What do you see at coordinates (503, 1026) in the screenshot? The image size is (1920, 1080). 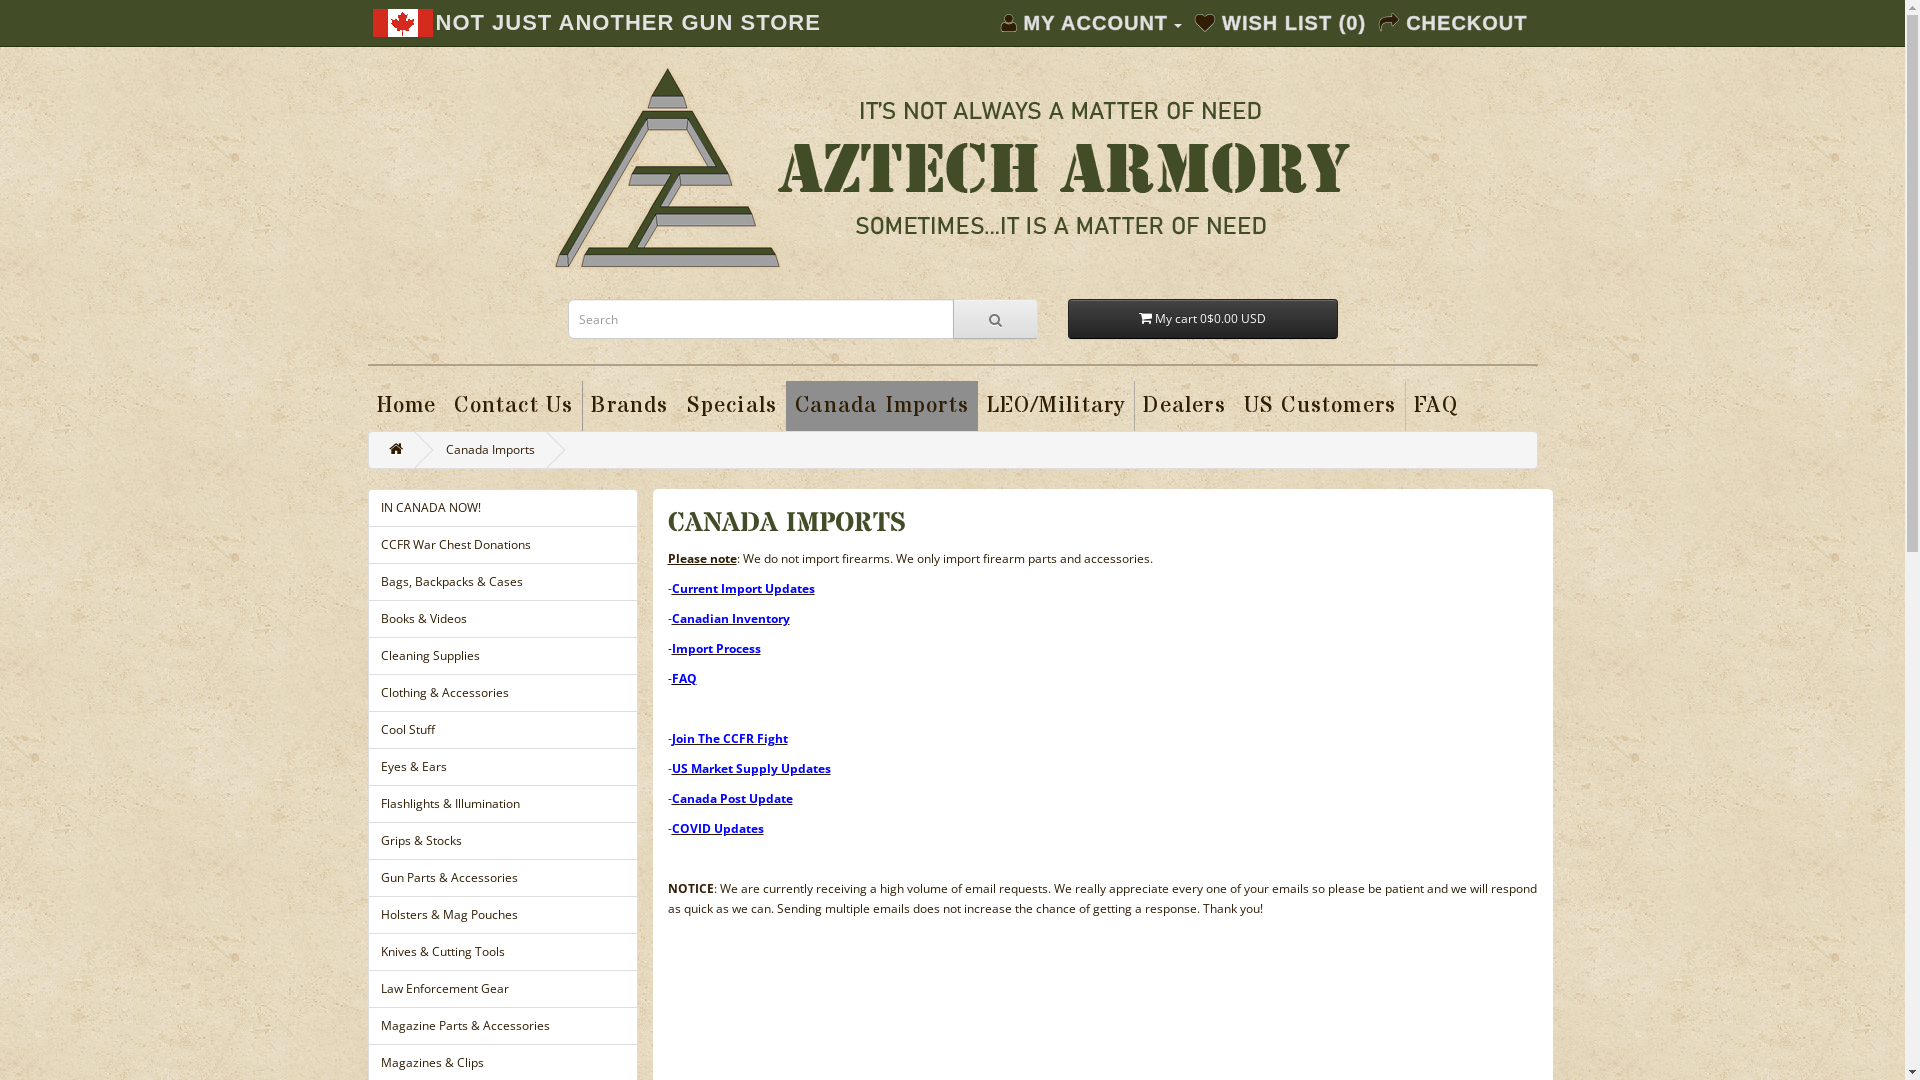 I see `'Magazine Parts & Accessories'` at bounding box center [503, 1026].